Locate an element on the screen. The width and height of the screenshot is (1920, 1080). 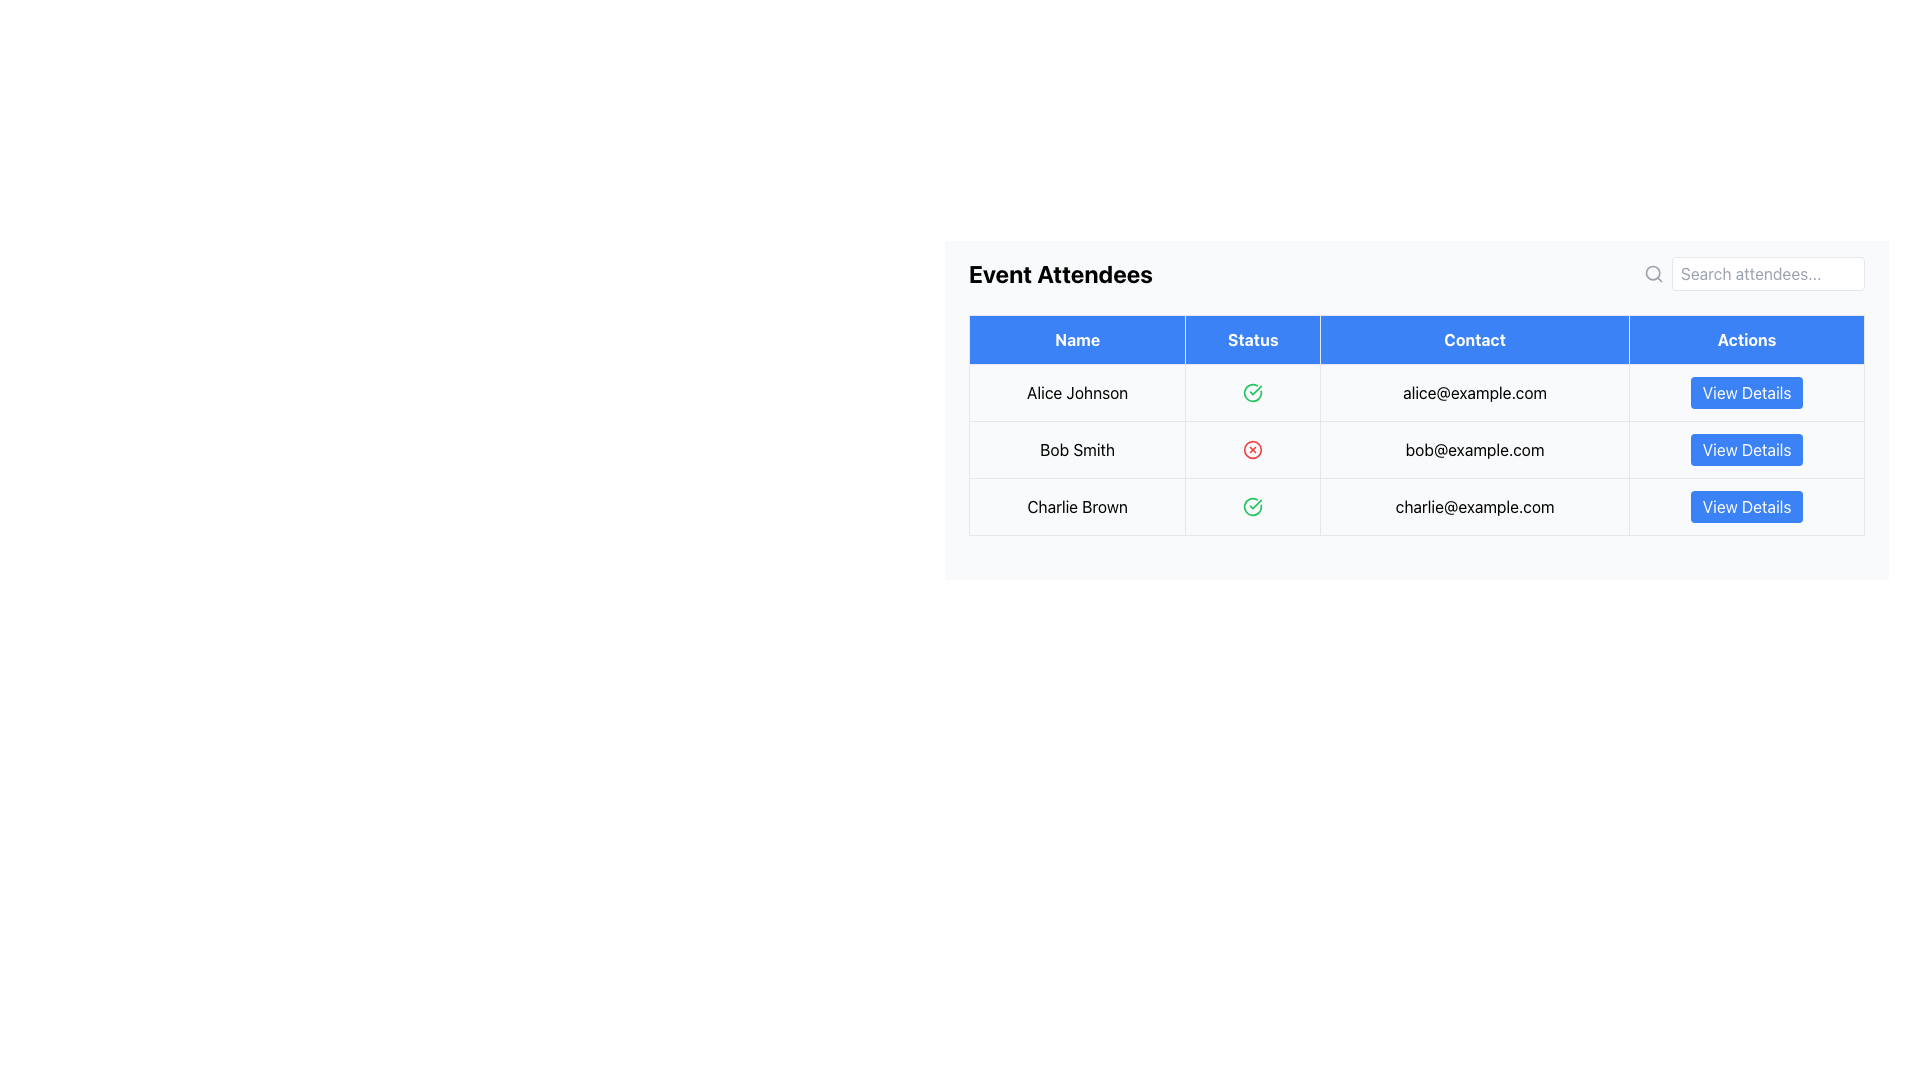
visual content of the status icon in the table cell for 'Alice Johnson', located in the 'Status' column between 'Name' and 'Contact' is located at coordinates (1252, 393).